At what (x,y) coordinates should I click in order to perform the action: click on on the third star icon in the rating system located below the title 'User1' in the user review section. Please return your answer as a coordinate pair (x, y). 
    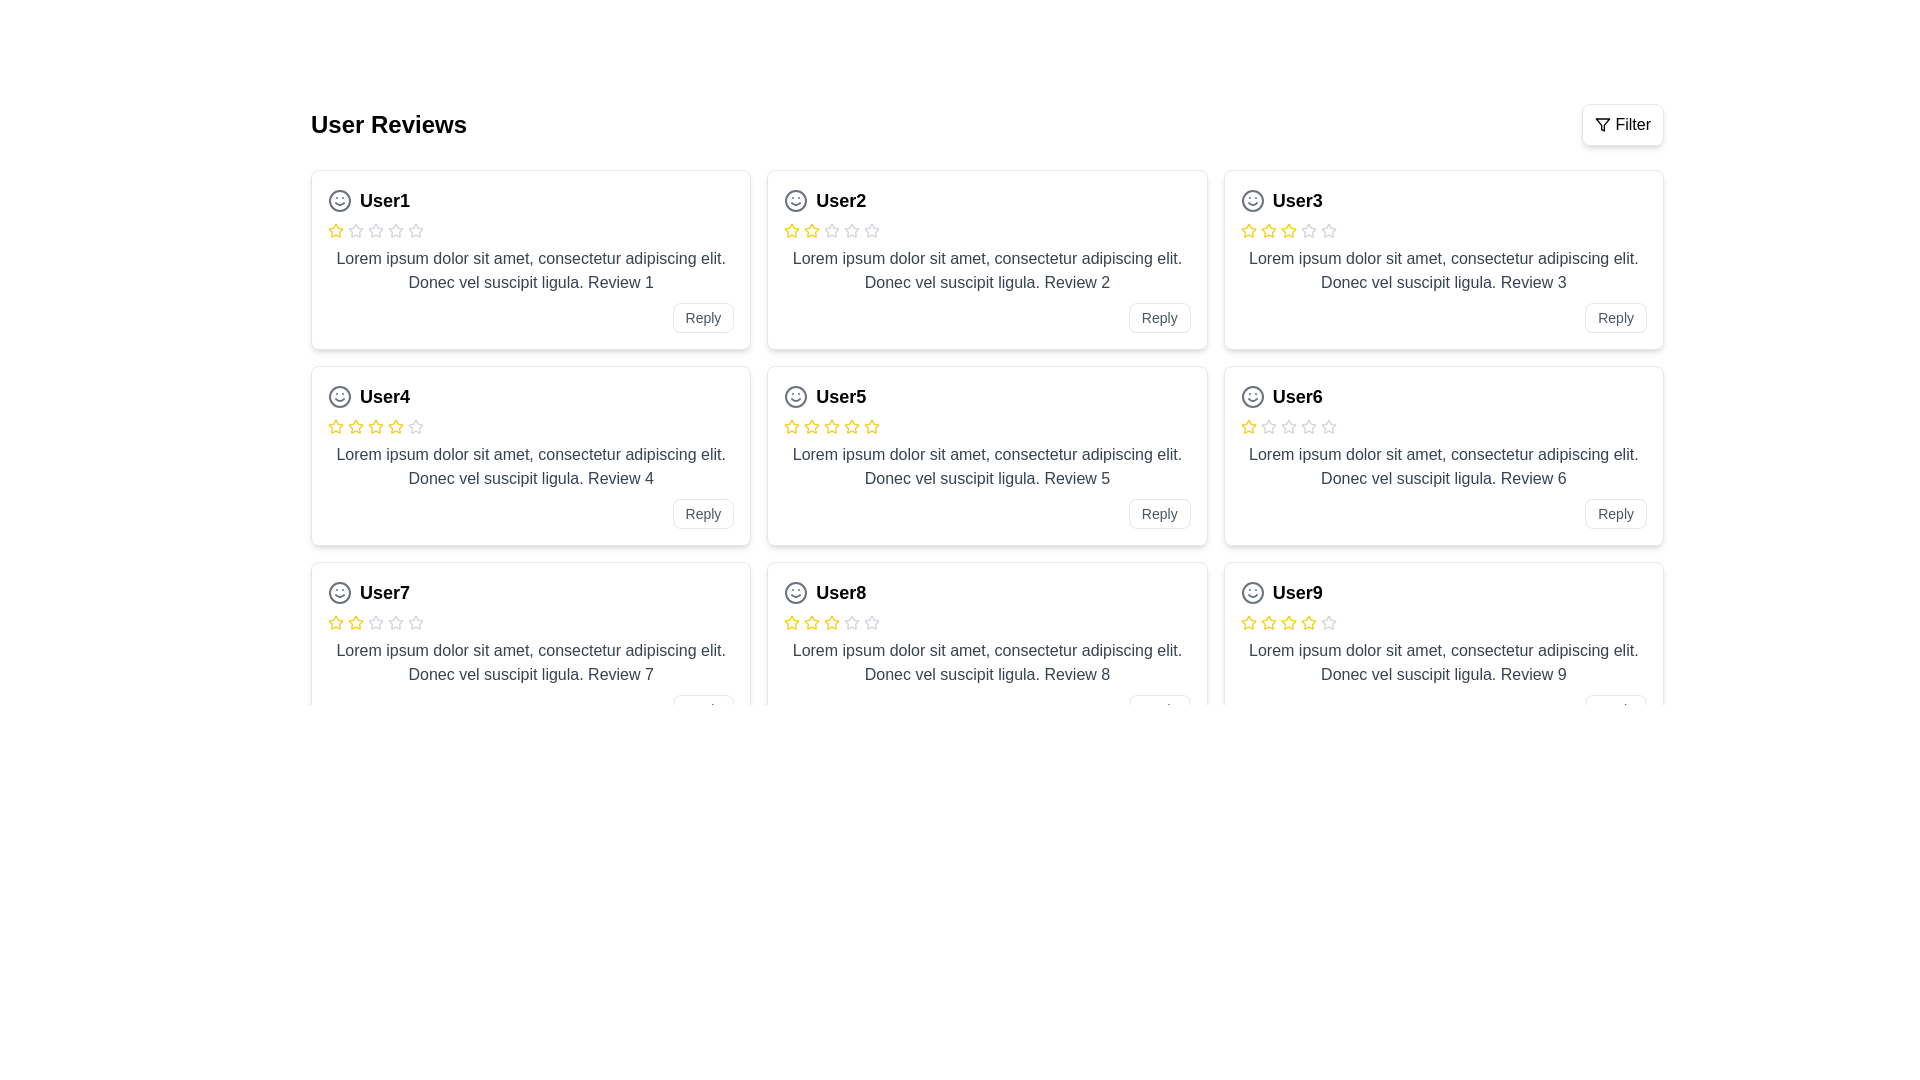
    Looking at the image, I should click on (355, 230).